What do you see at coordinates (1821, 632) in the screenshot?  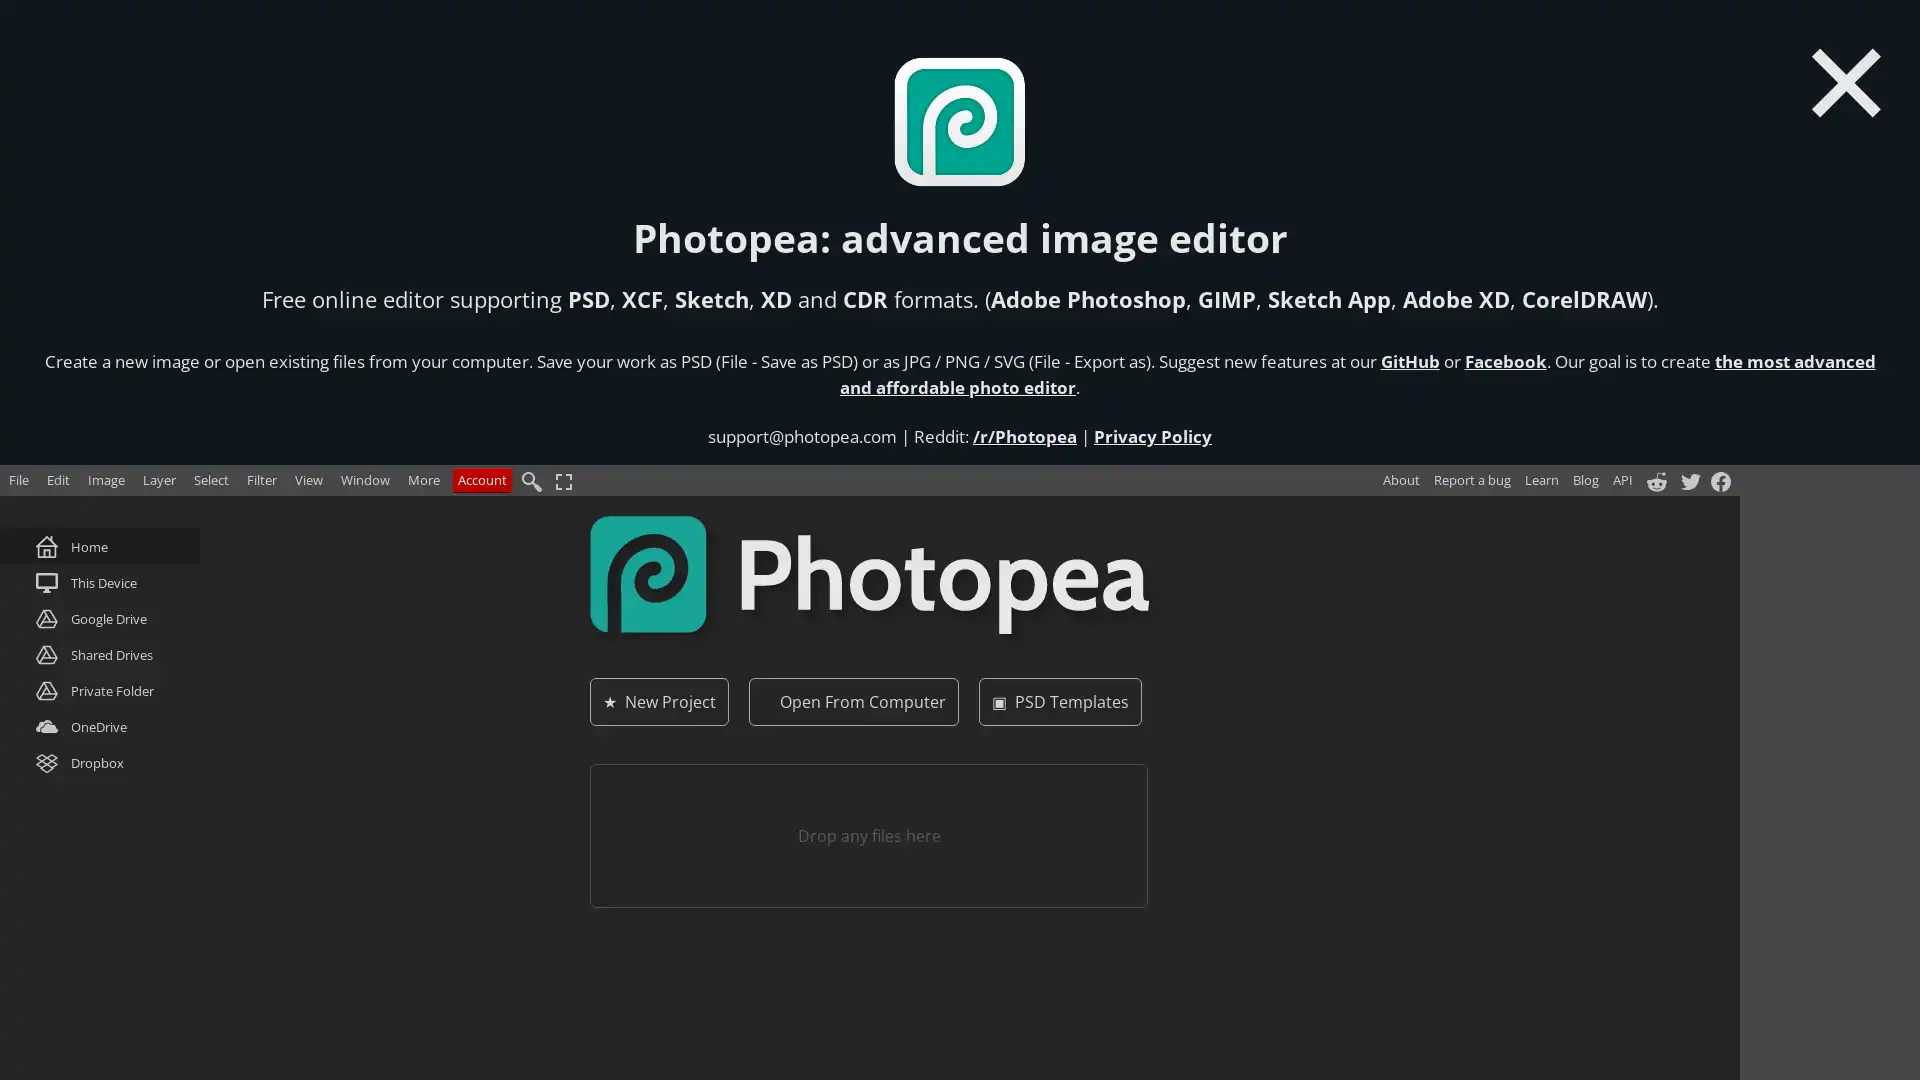 I see `Do not sell my data` at bounding box center [1821, 632].